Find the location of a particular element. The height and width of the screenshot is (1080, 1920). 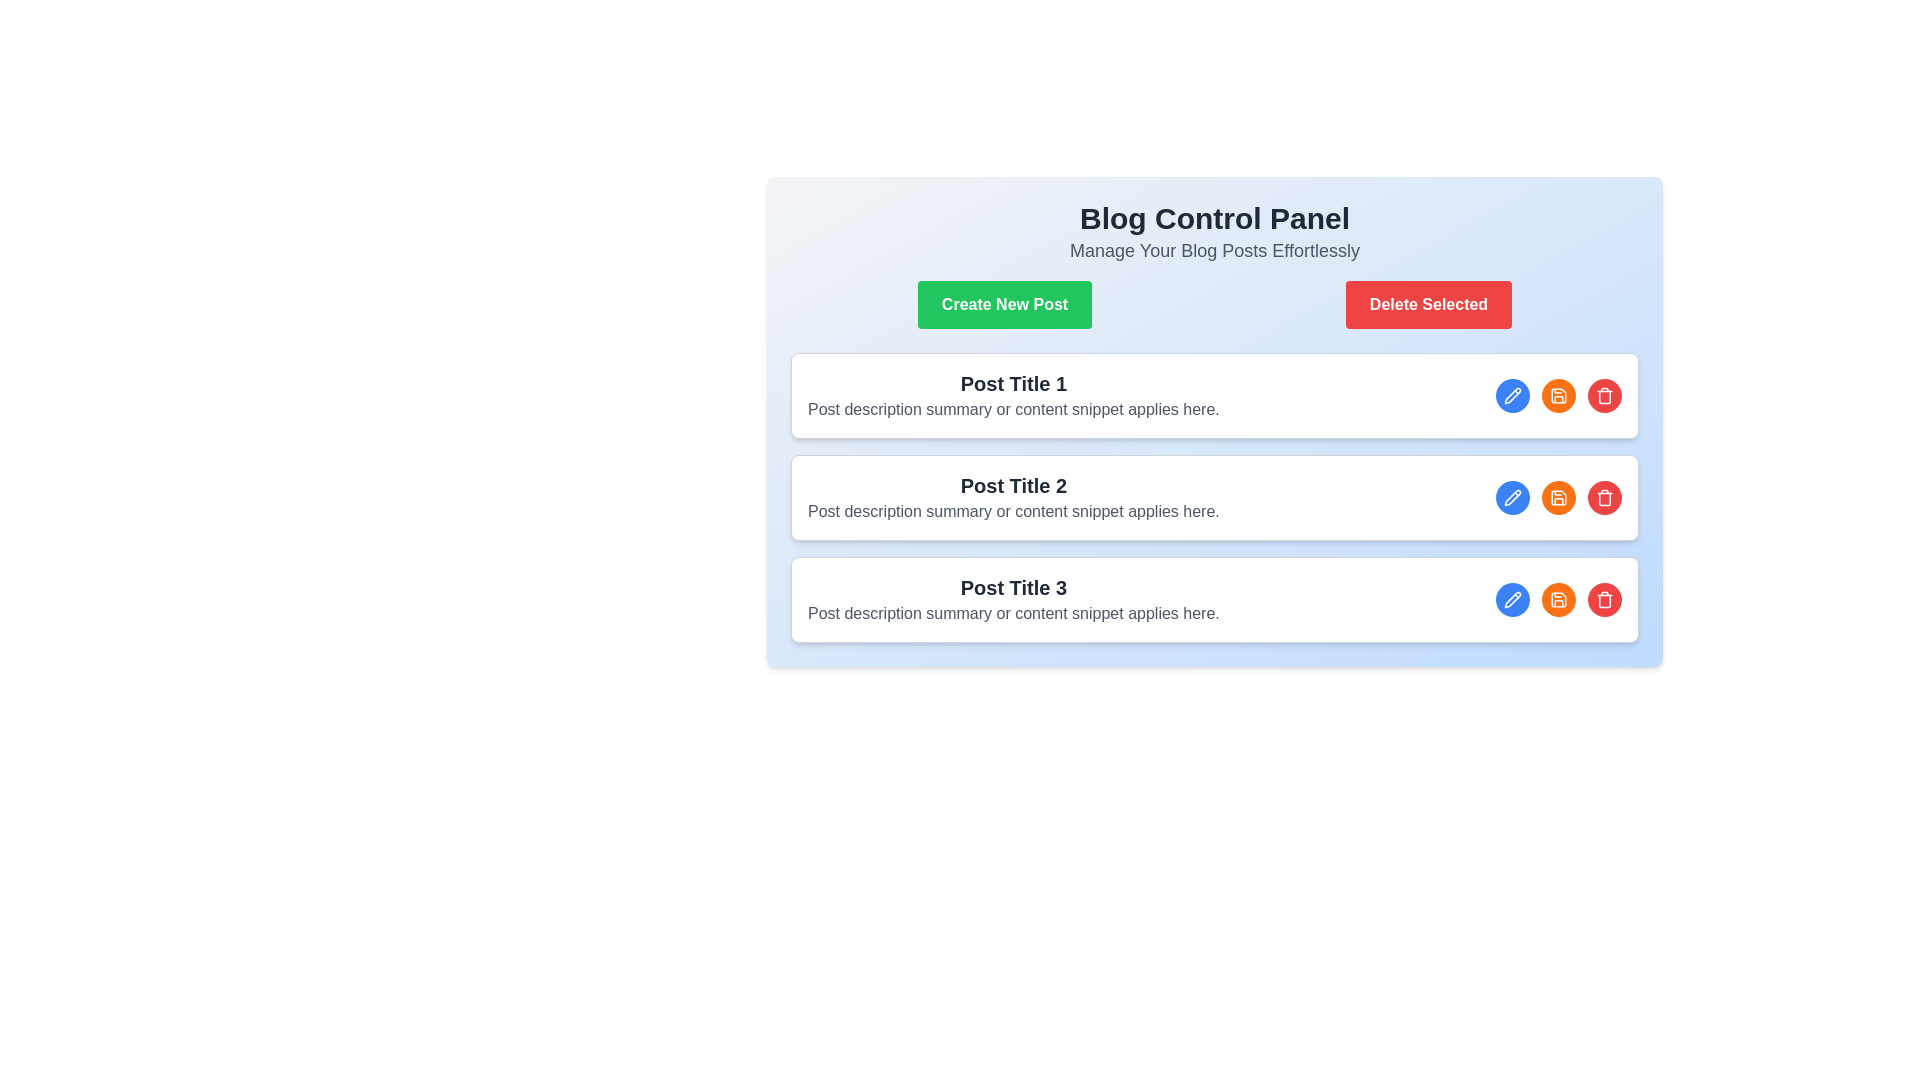

the trash can icon button located in the rightmost section of an action button group is located at coordinates (1604, 496).